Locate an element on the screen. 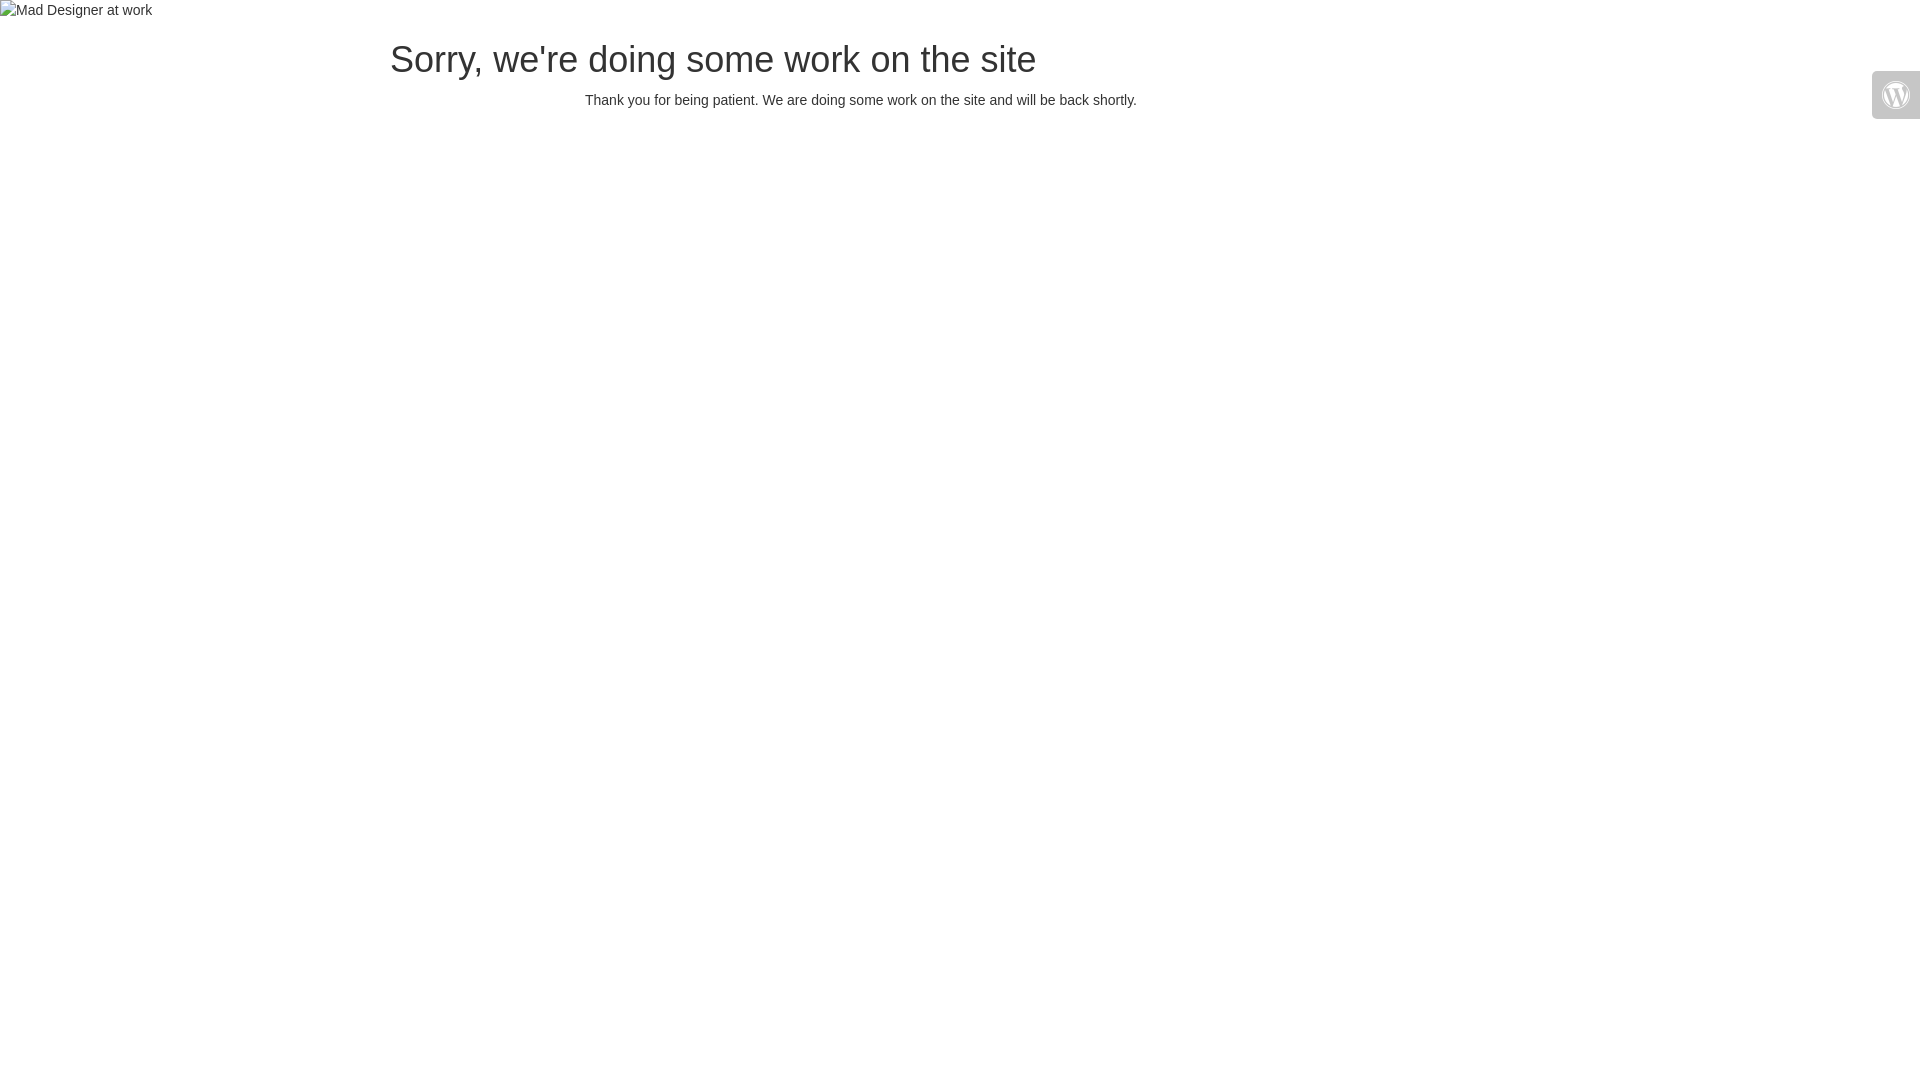 Image resolution: width=1920 pixels, height=1080 pixels. 'Mad Designer at work' is located at coordinates (0, 10).